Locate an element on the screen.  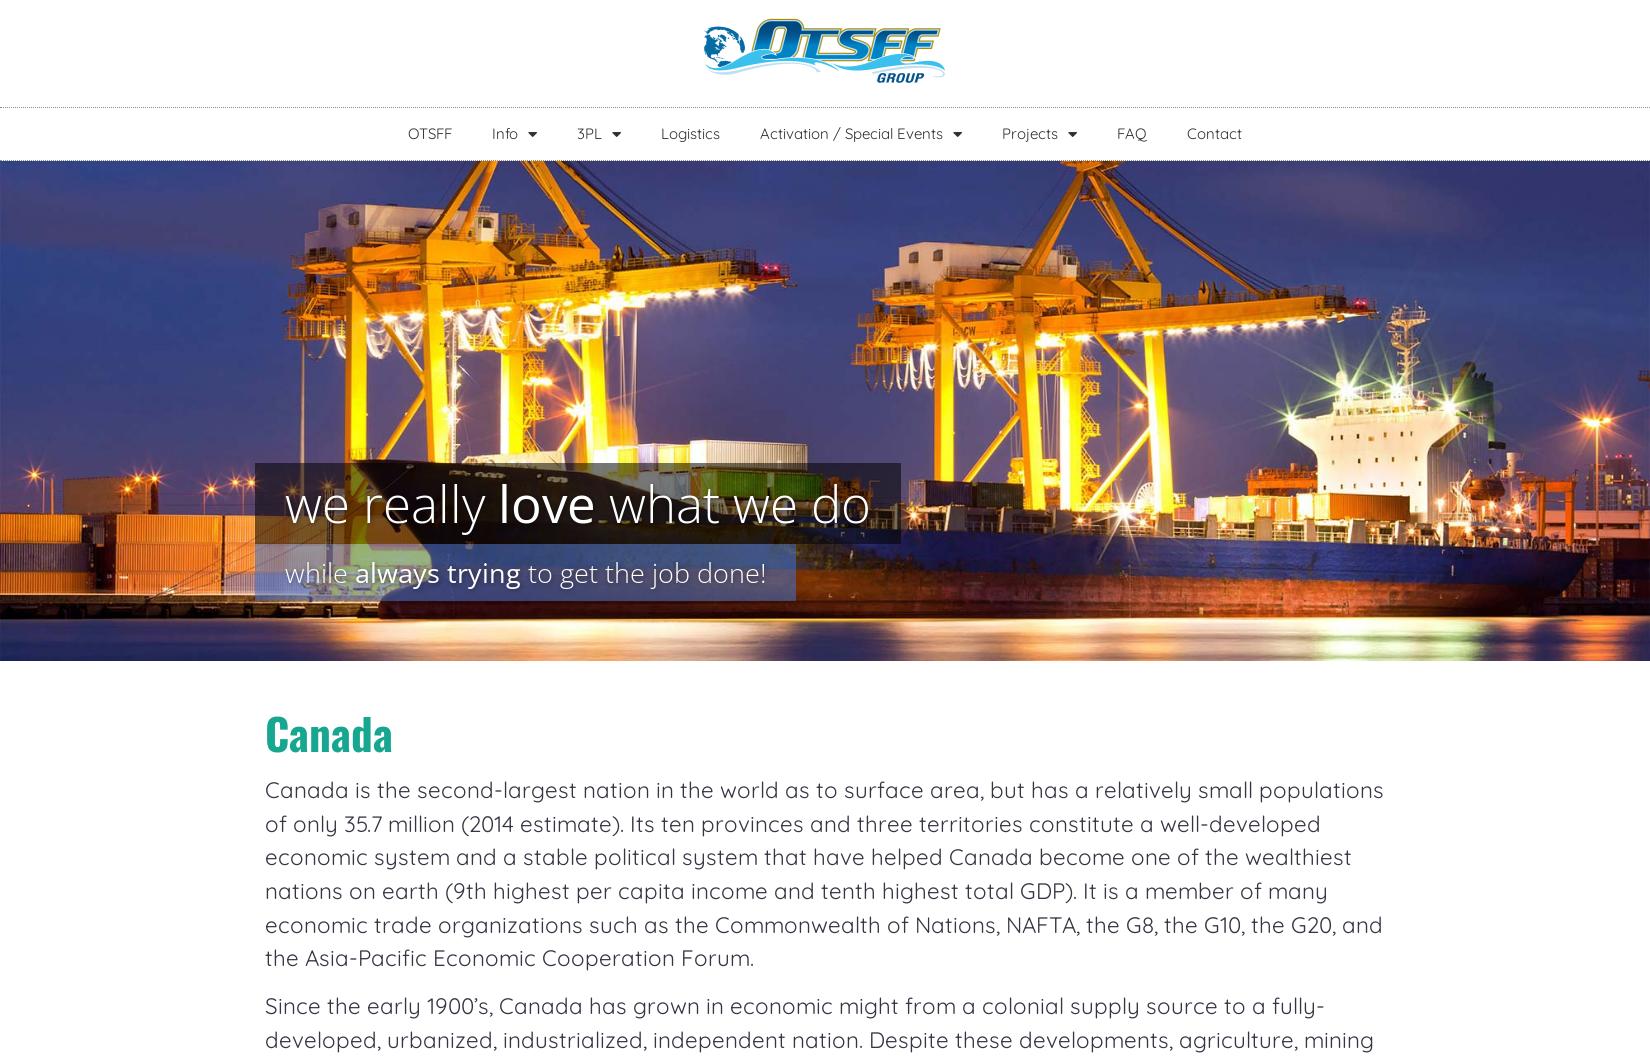
'Activation / Special Events' is located at coordinates (851, 133).